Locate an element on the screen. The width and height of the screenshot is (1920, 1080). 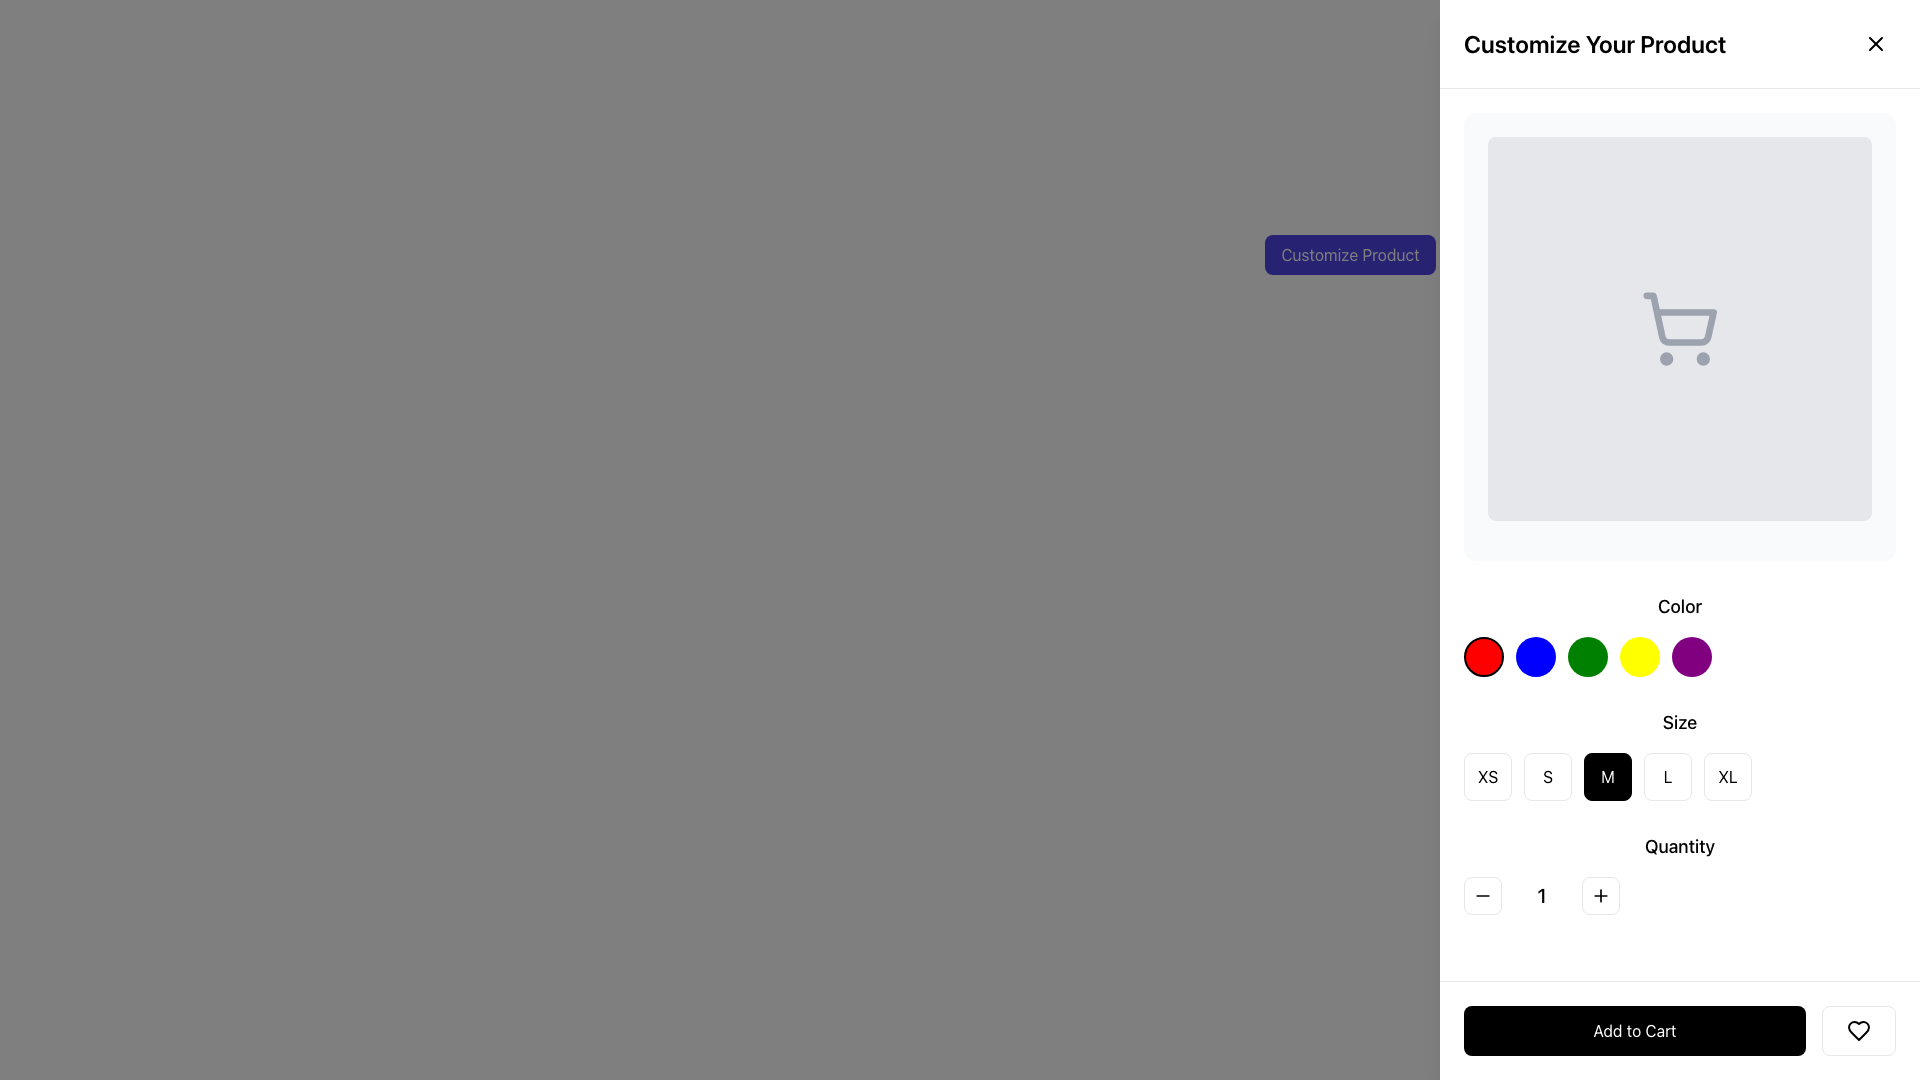
the heart-shaped icon button located at the bottom-right corner of the panel to mark it as favorite is located at coordinates (1857, 1030).